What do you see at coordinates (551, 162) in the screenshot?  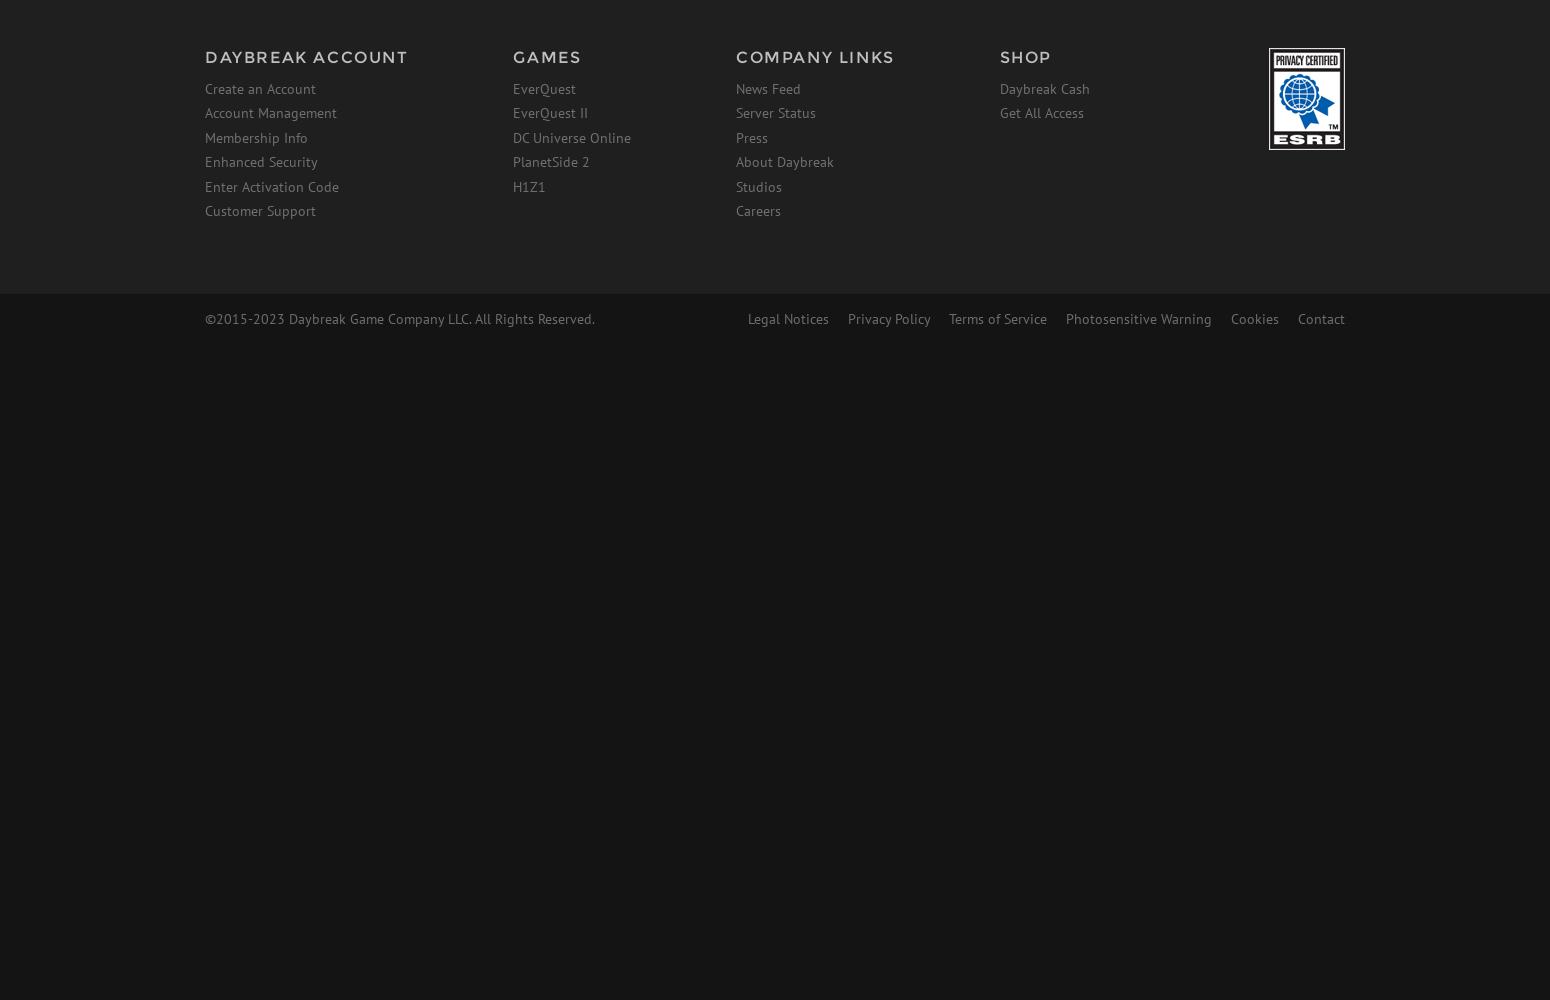 I see `'PlanetSide 2'` at bounding box center [551, 162].